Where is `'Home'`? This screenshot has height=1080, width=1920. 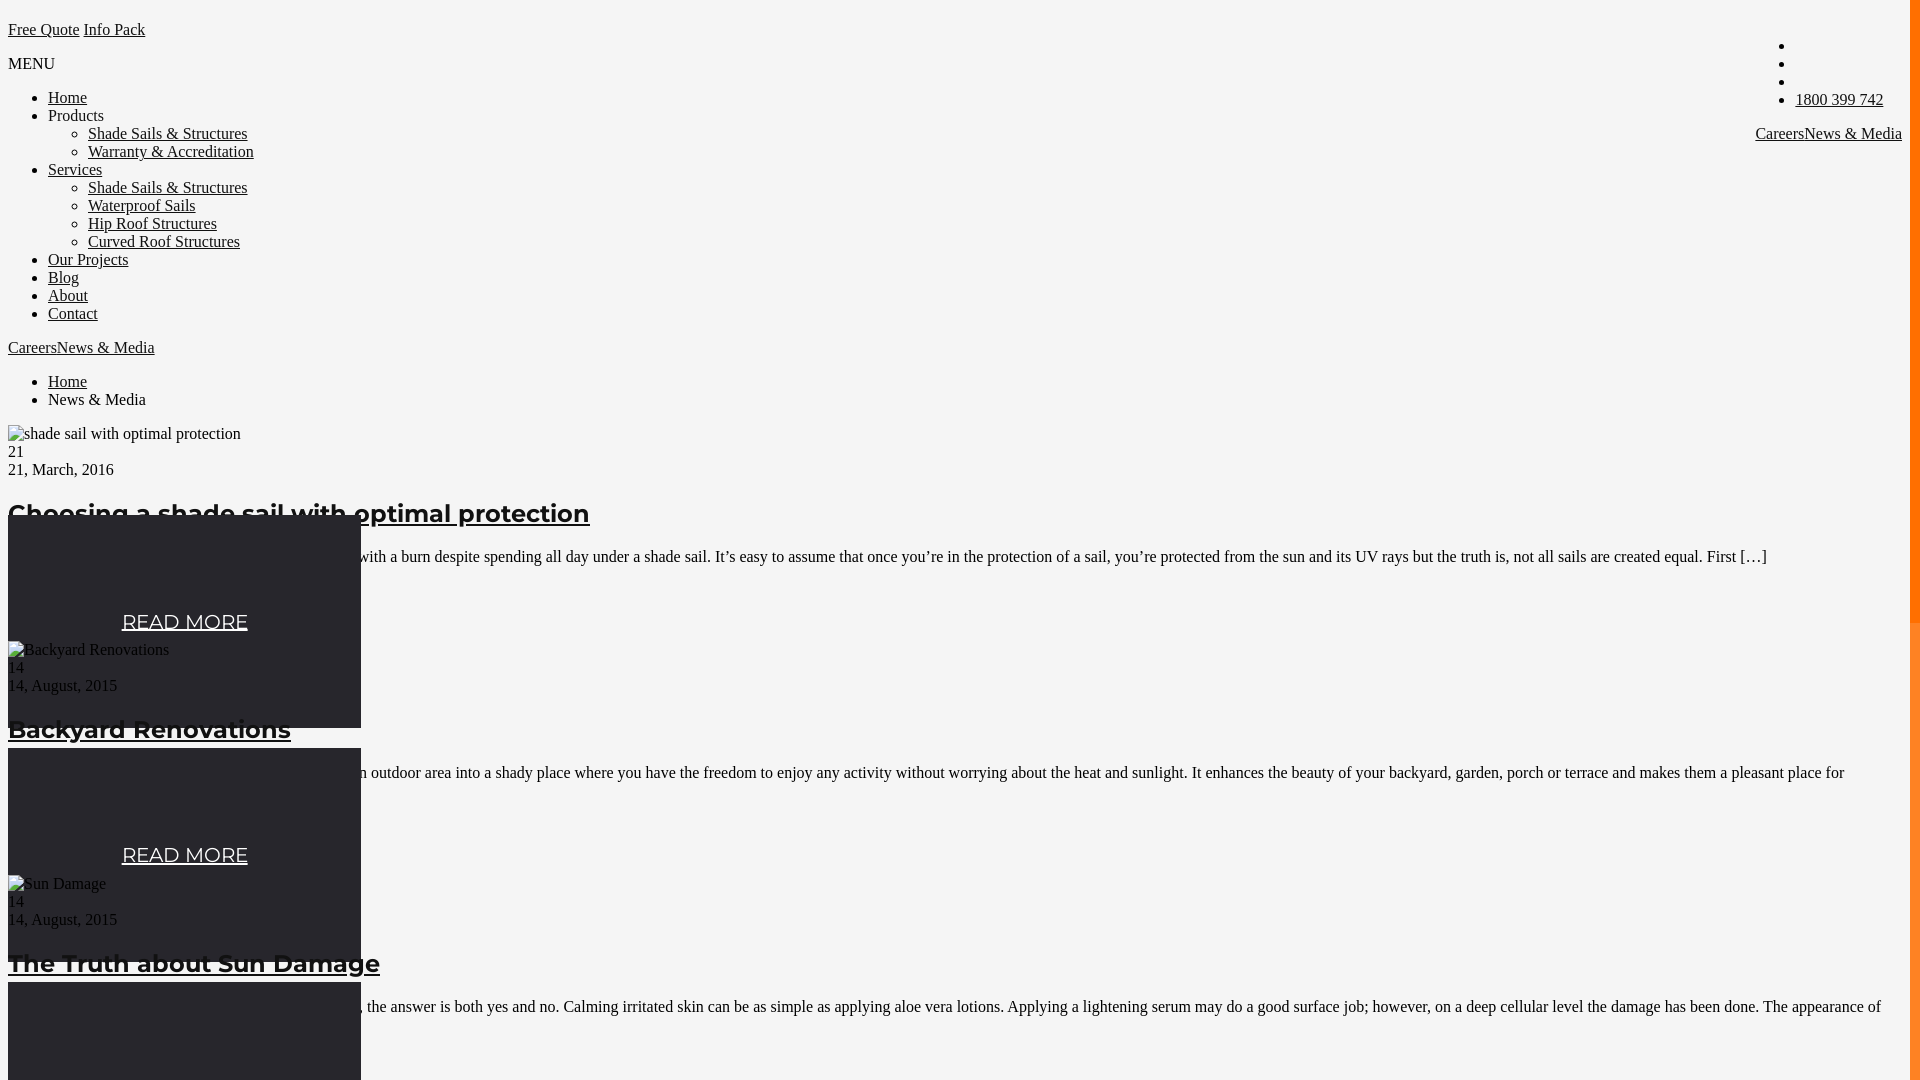
'Home' is located at coordinates (67, 97).